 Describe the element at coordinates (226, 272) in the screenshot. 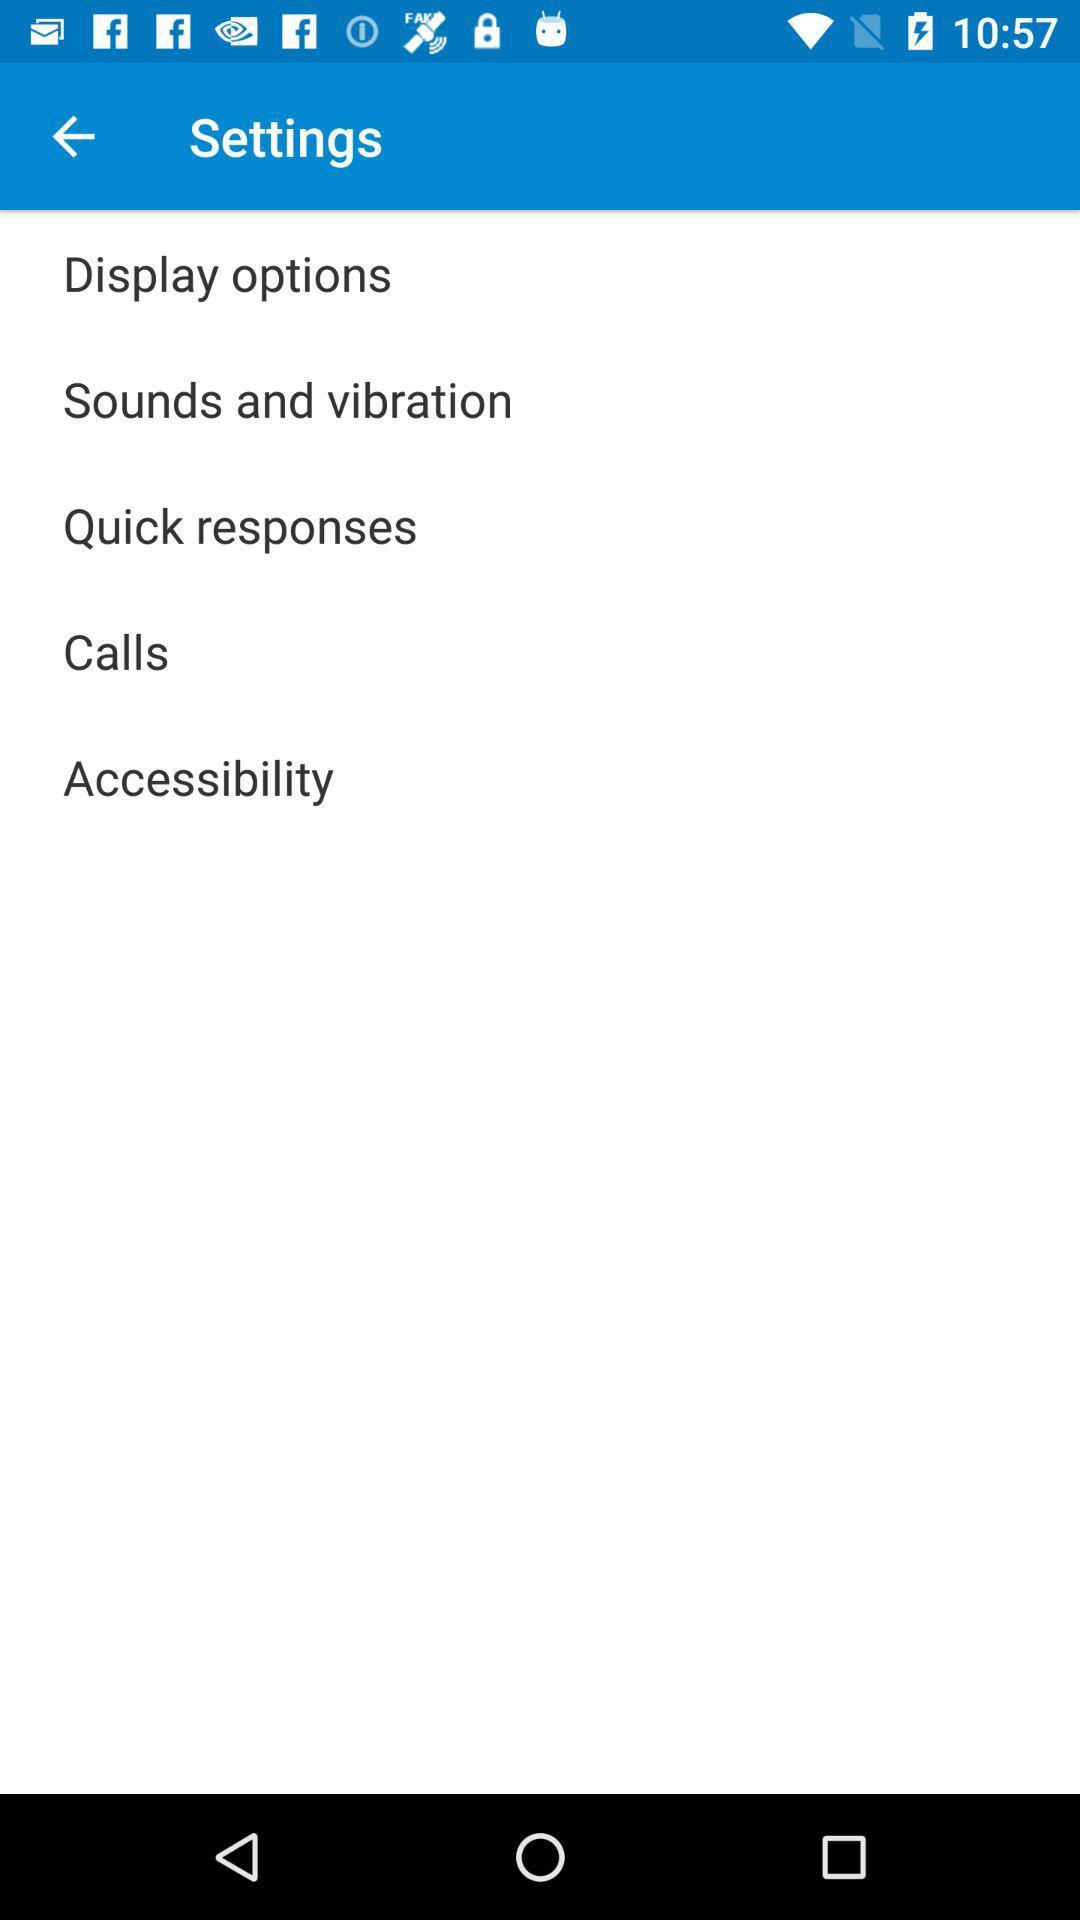

I see `the display options icon` at that location.